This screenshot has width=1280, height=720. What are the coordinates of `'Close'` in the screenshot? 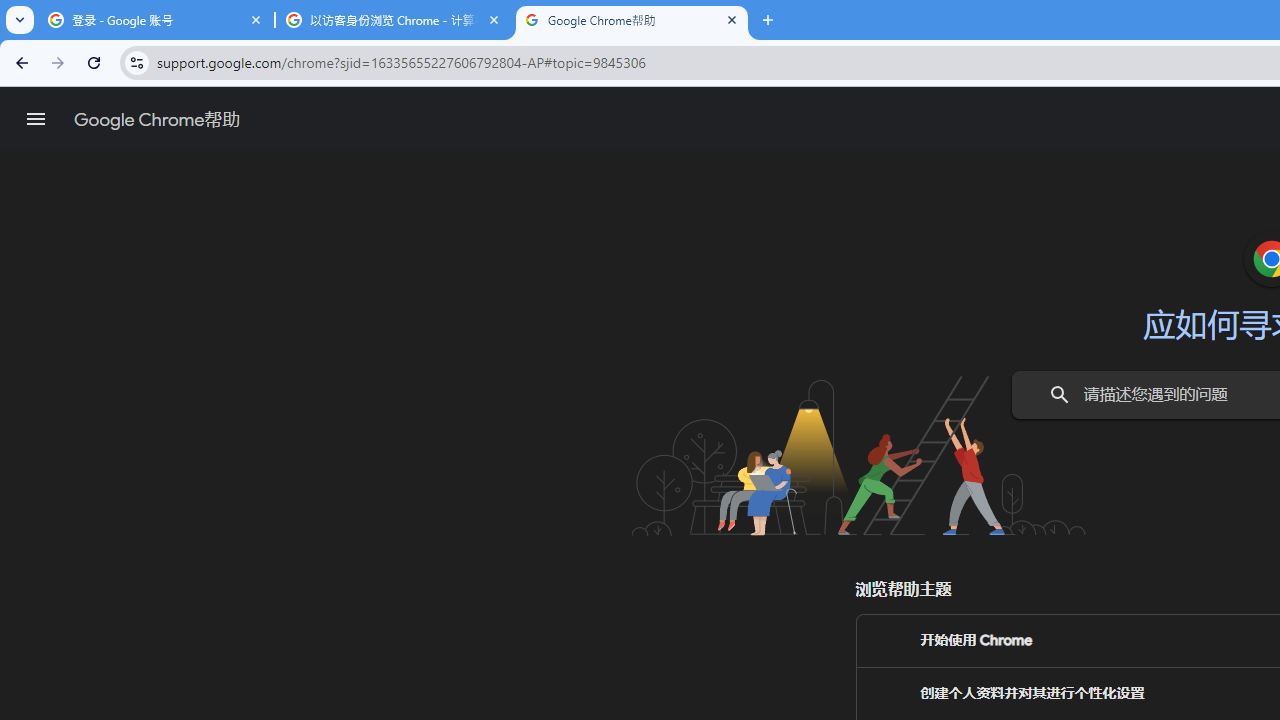 It's located at (731, 19).